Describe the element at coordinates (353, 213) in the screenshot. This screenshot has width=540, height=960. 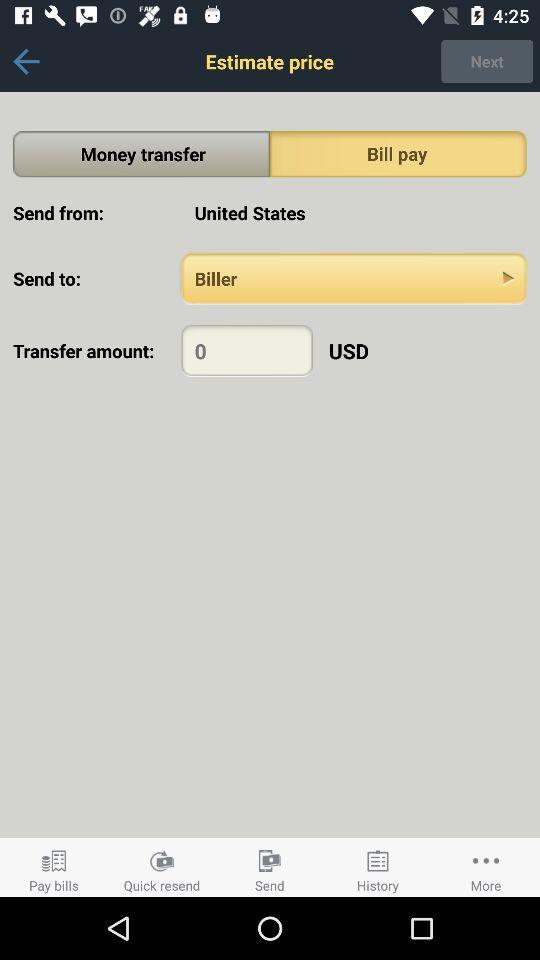
I see `app above the send to:` at that location.